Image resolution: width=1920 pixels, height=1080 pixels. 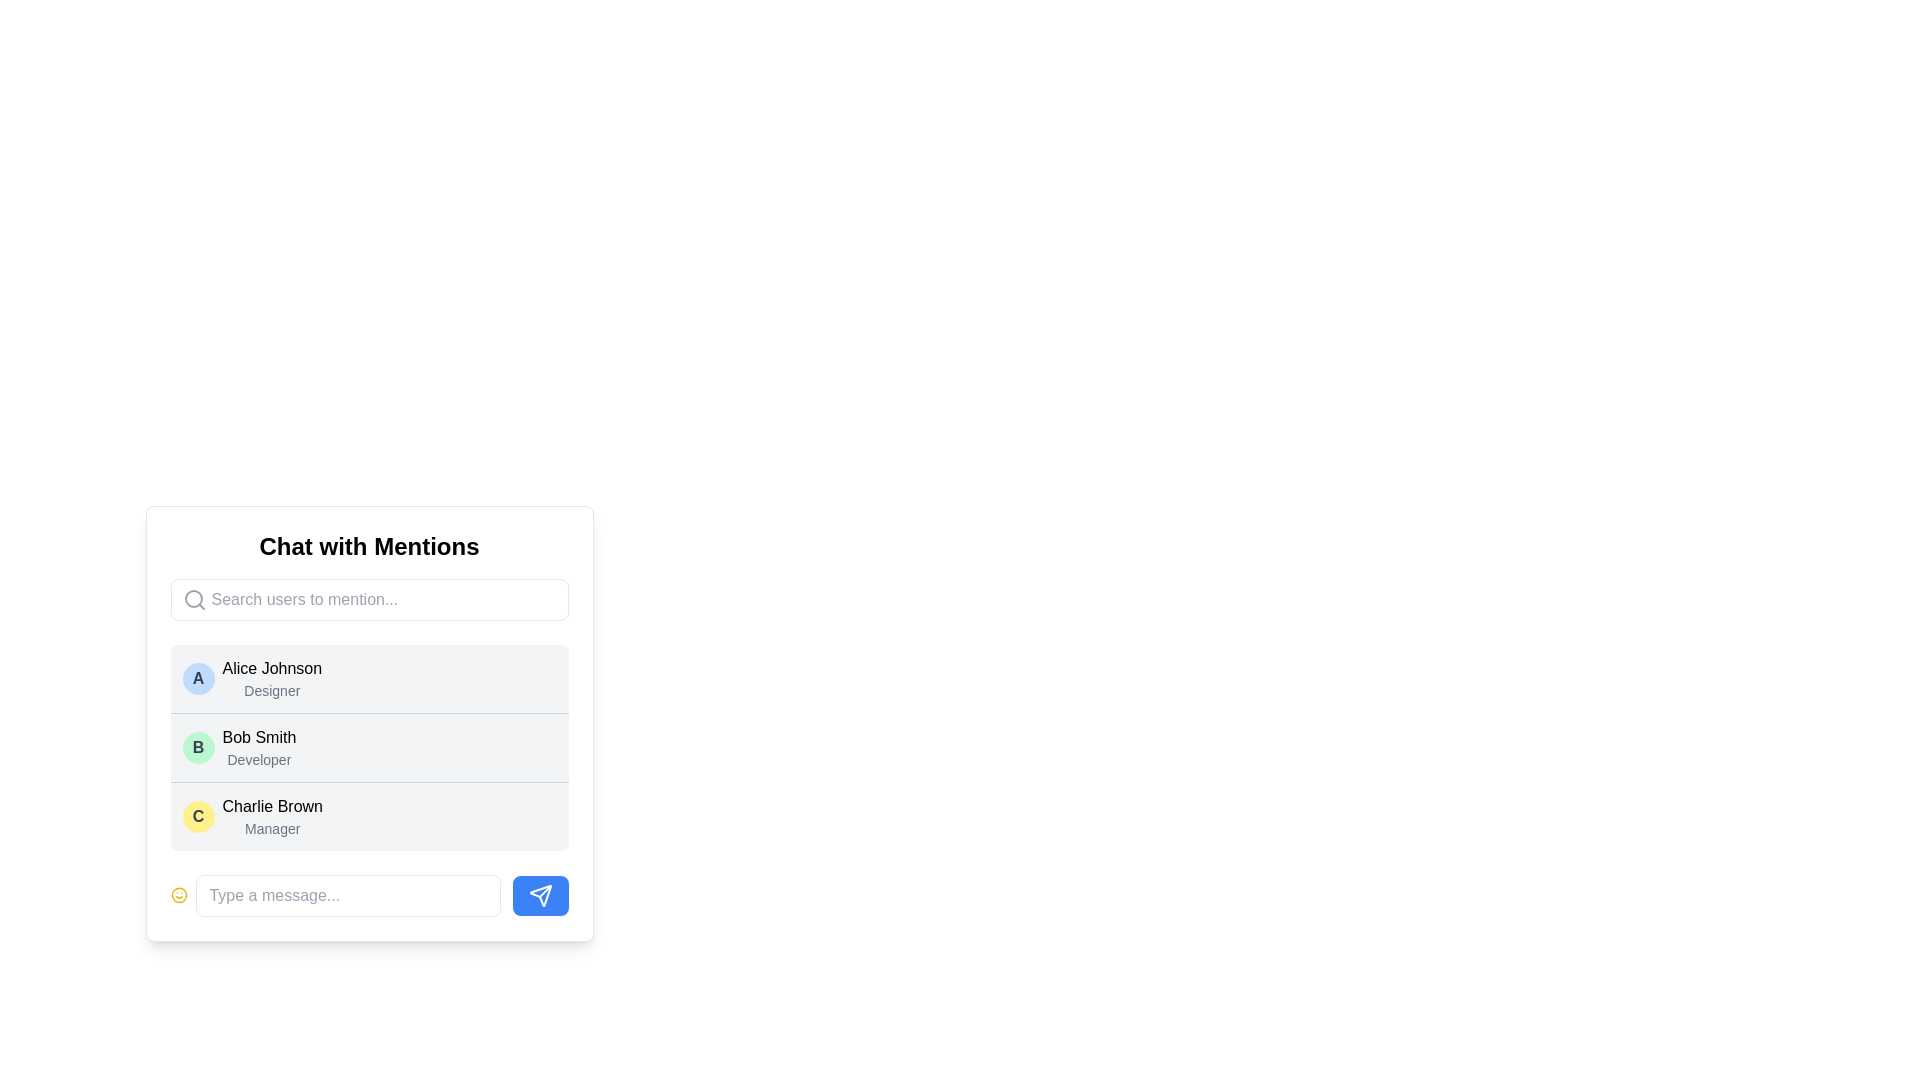 I want to click on the Label displaying 'Bob Smith' and 'Developer', which is the second item in the vertical menu of the chat interface, so click(x=258, y=748).